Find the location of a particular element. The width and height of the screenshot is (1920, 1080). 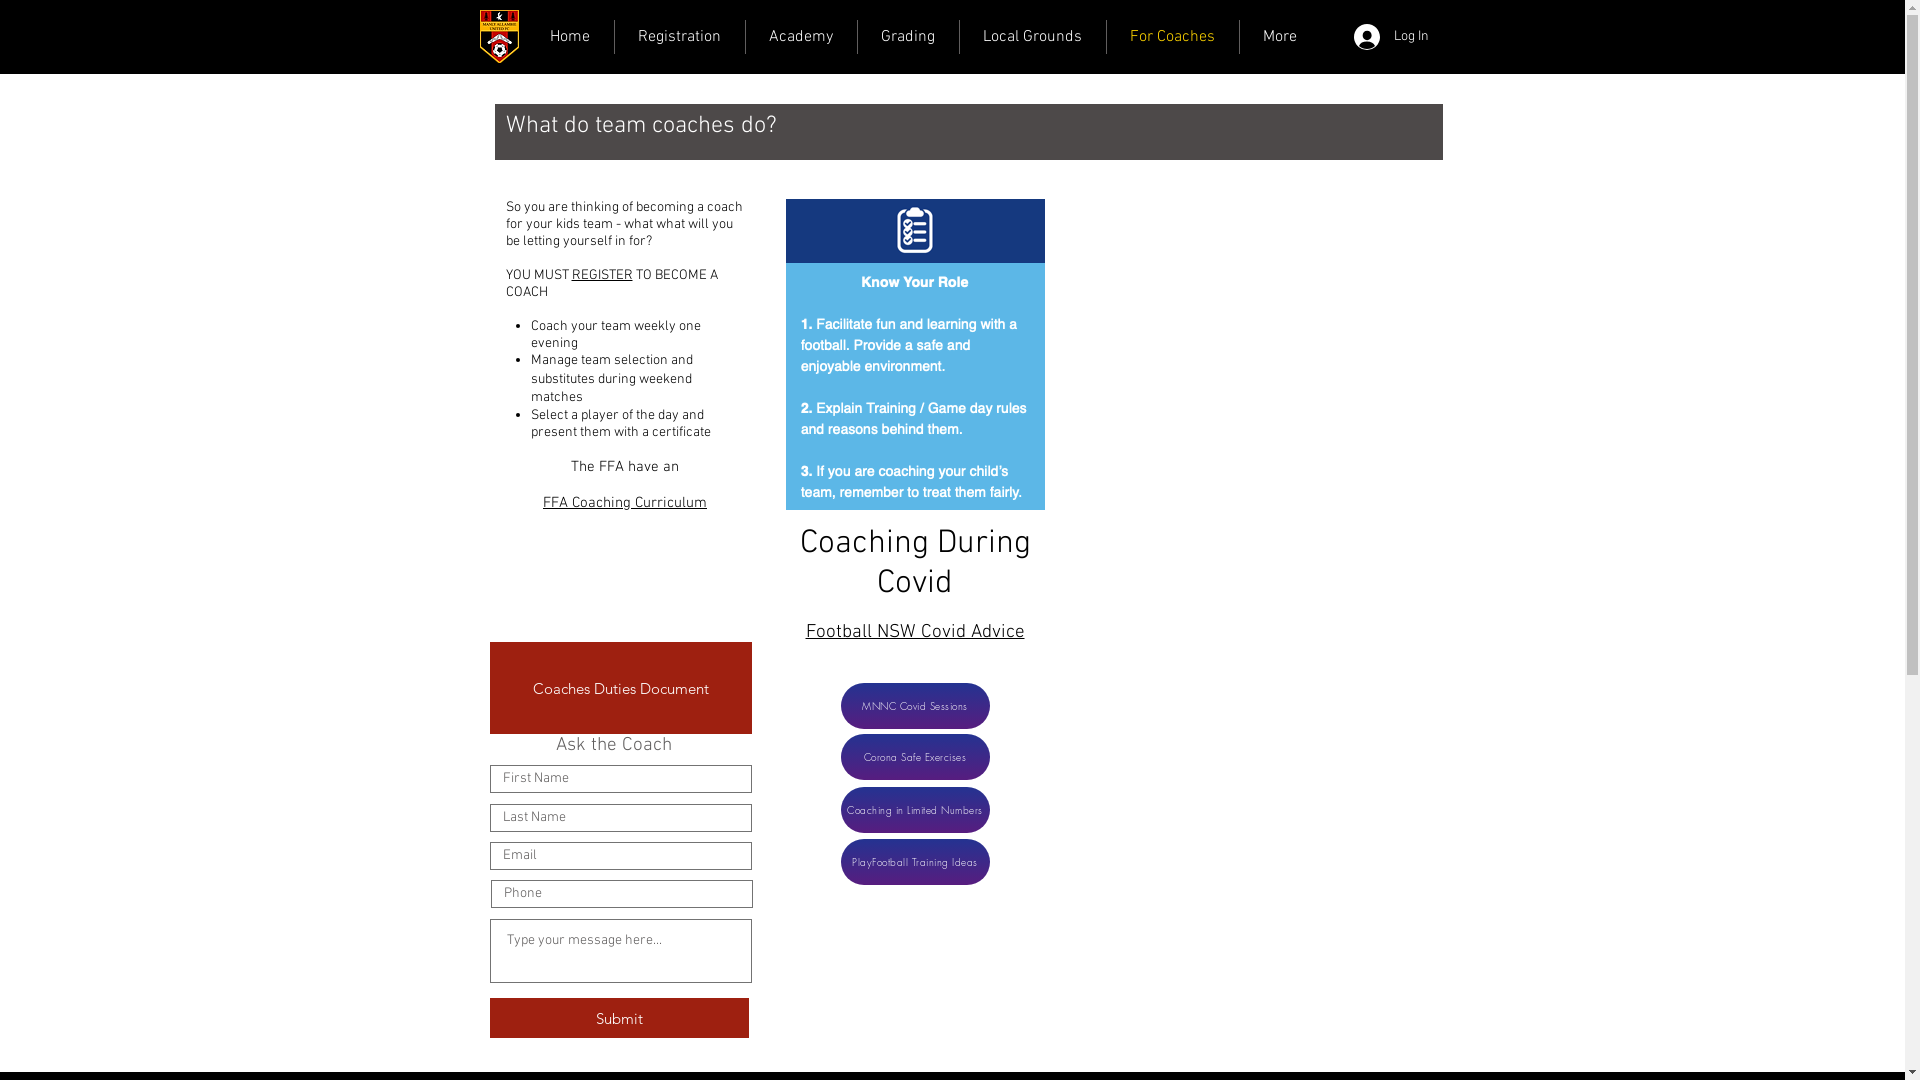

'For Coaches' is located at coordinates (1171, 37).